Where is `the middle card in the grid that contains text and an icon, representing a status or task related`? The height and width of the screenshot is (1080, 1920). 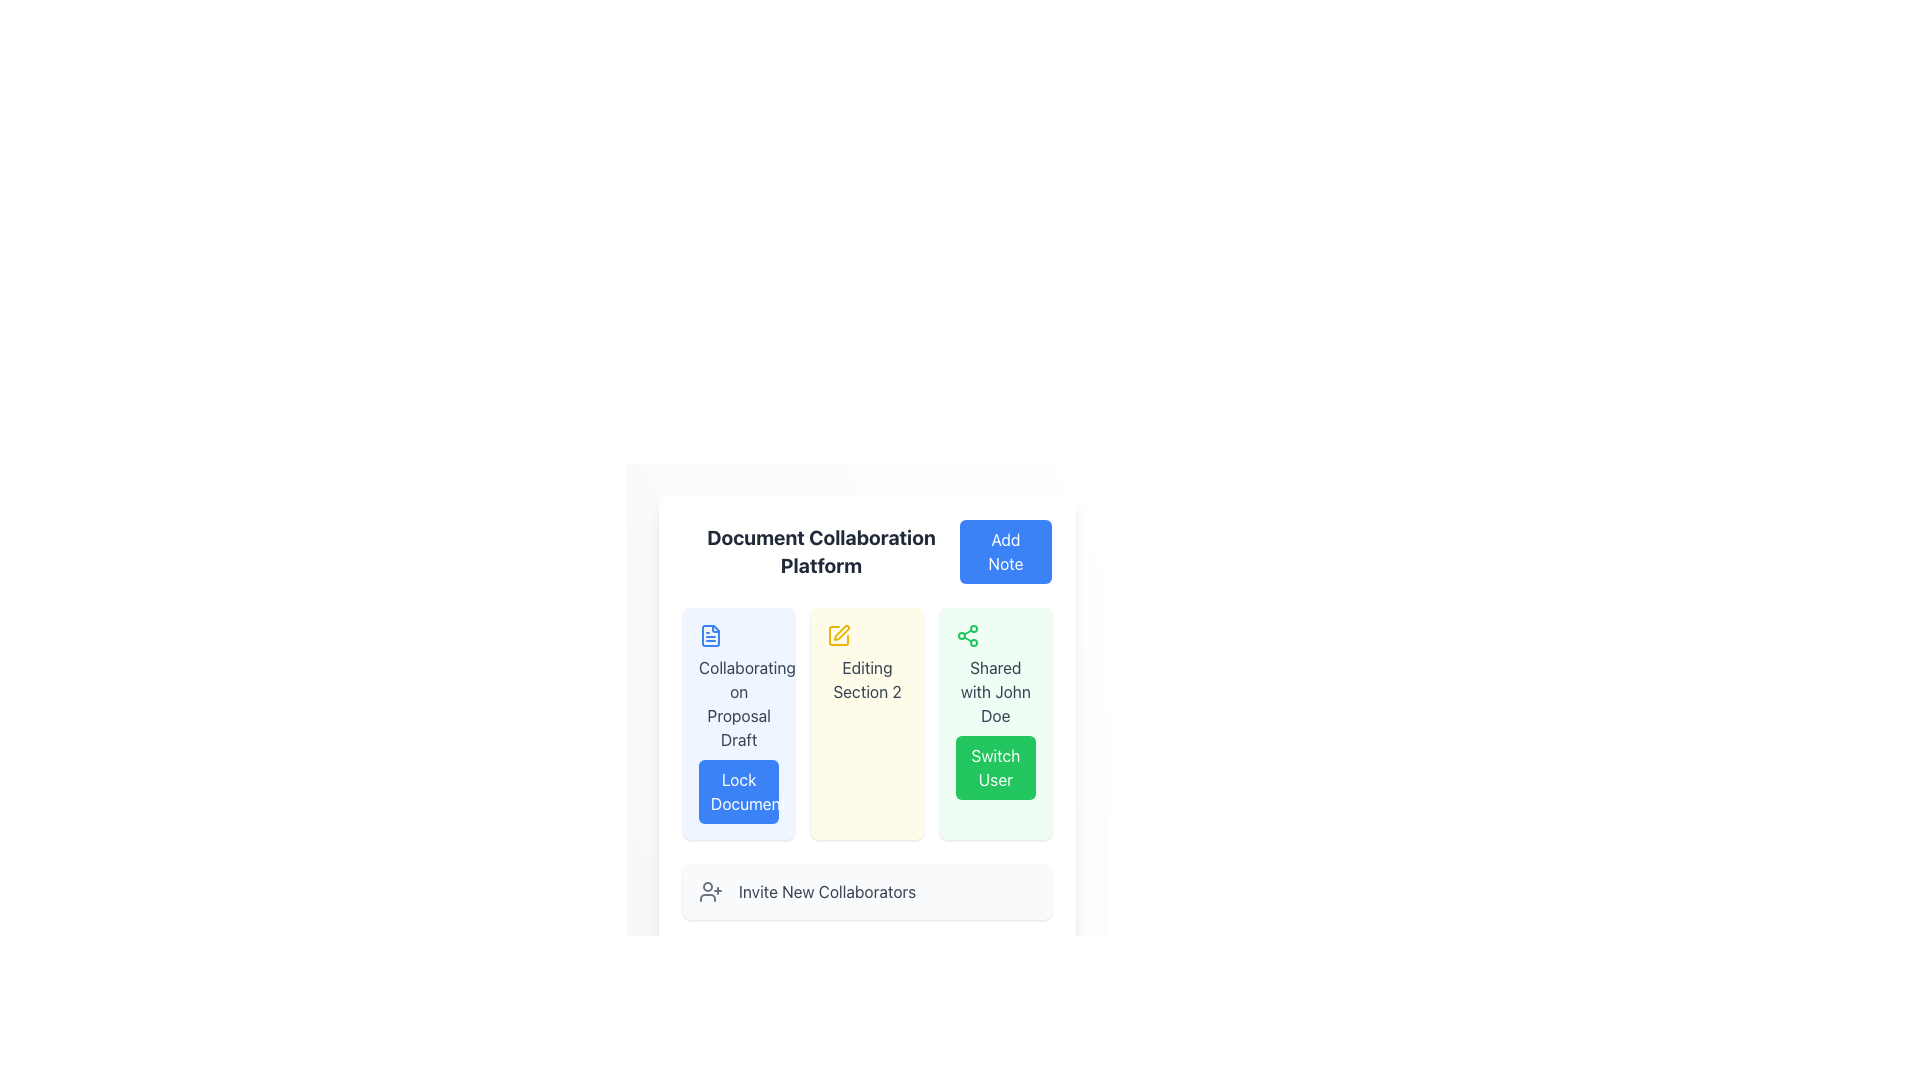 the middle card in the grid that contains text and an icon, representing a status or task related is located at coordinates (867, 686).